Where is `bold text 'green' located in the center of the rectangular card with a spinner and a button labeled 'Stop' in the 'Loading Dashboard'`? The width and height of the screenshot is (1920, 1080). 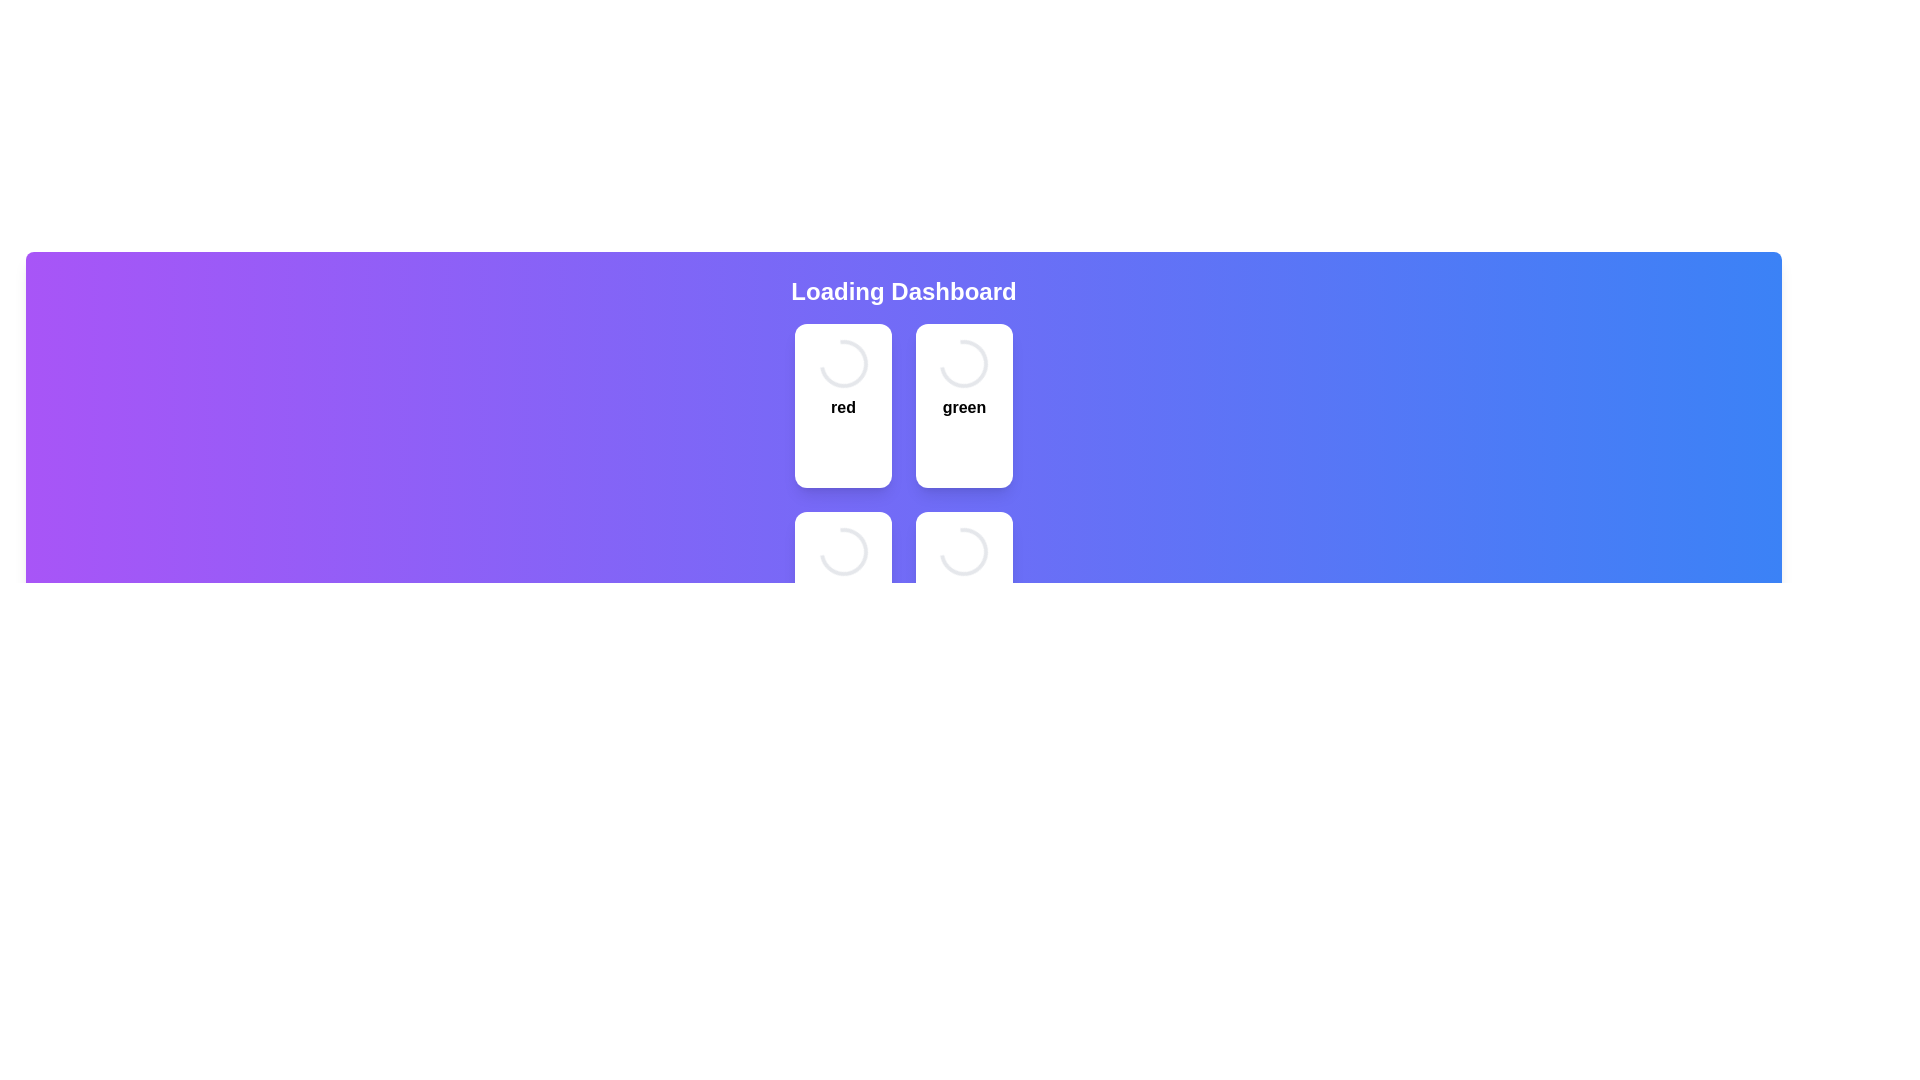
bold text 'green' located in the center of the rectangular card with a spinner and a button labeled 'Stop' in the 'Loading Dashboard' is located at coordinates (964, 405).